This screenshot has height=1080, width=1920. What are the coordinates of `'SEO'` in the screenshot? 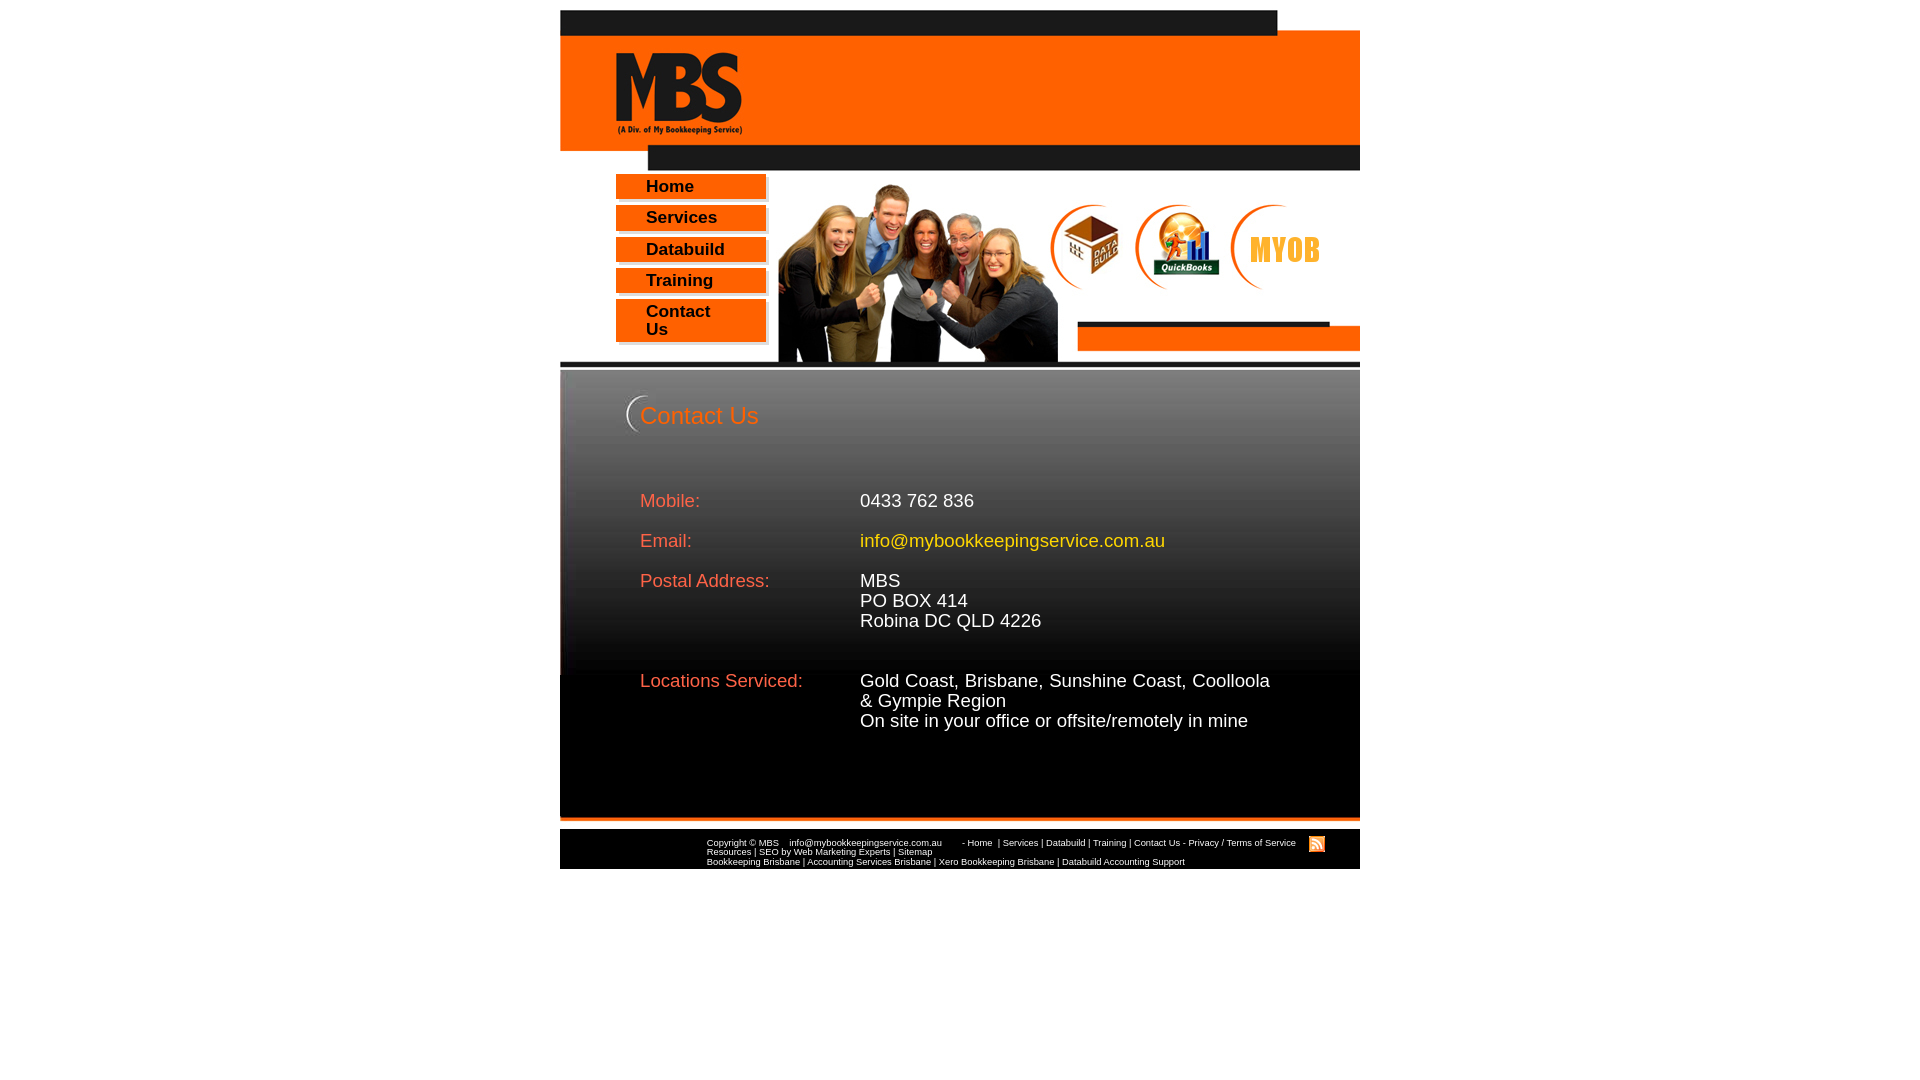 It's located at (767, 852).